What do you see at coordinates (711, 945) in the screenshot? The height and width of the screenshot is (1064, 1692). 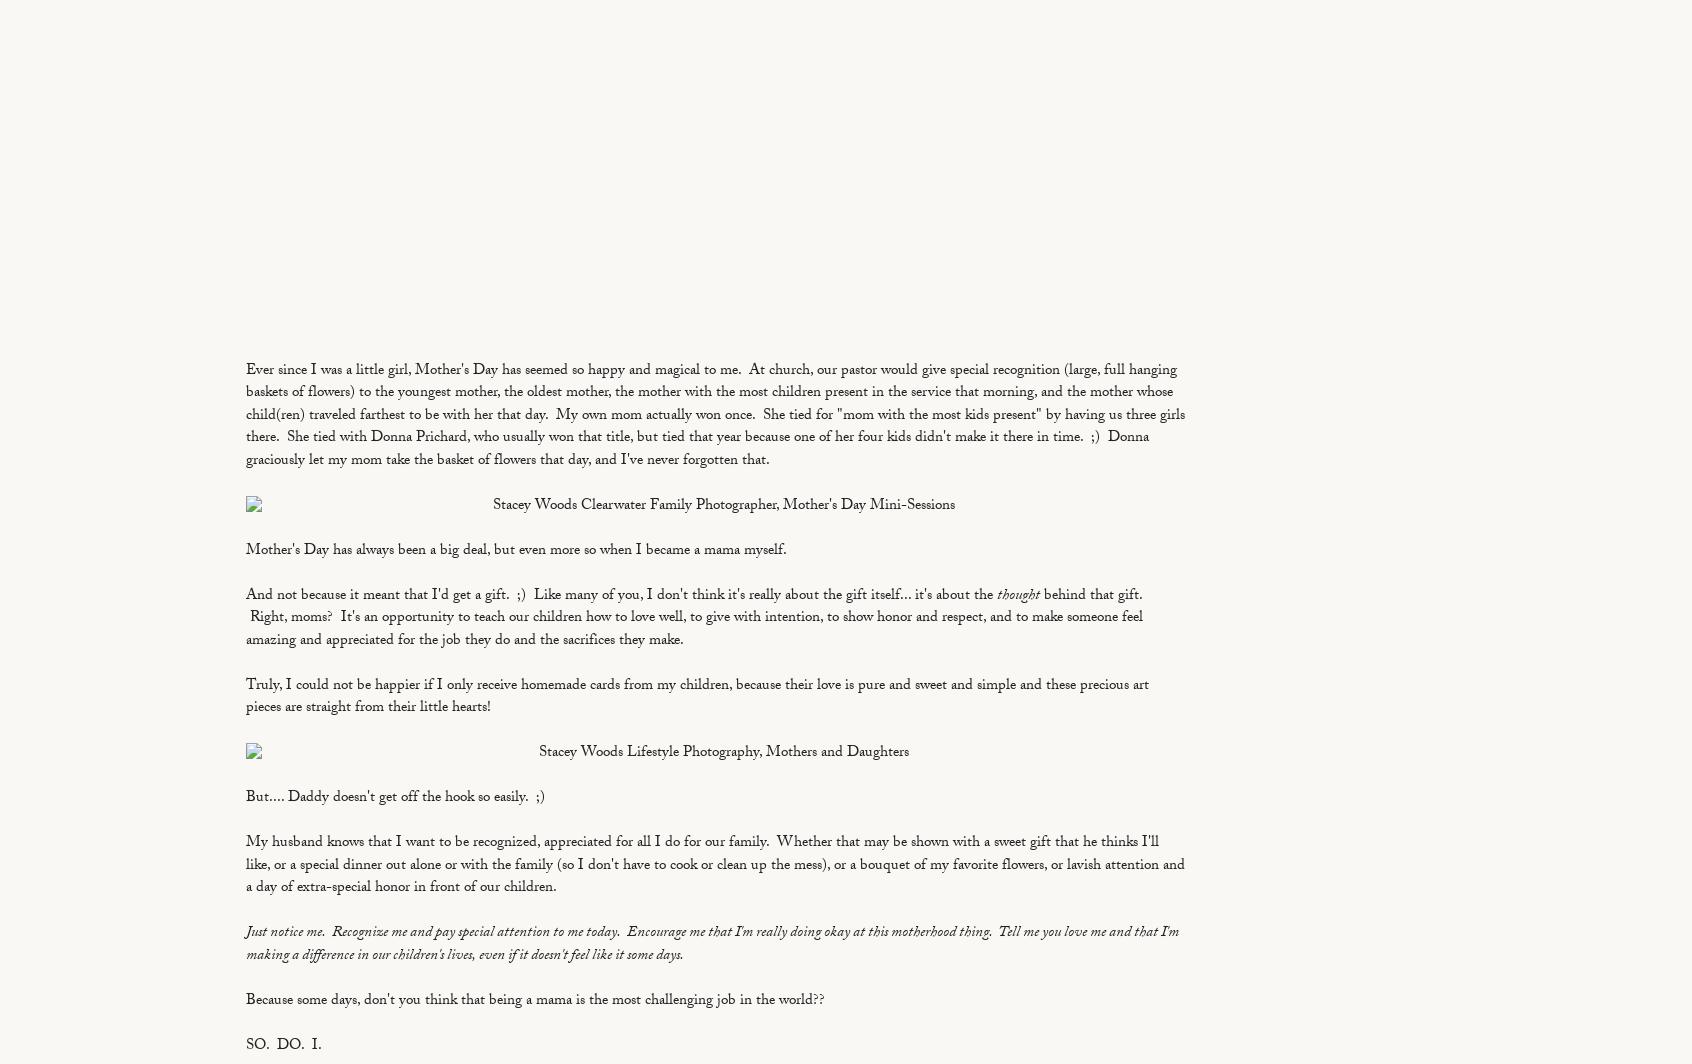 I see `'Just notice me.  Recognize me and pay special attention to me today.  Encourage me that I'm really doing okay at this motherhood thing.  Tell me you love me and that I'm making a difference in our children's lives, even if it doesn't feel like it some days.'` at bounding box center [711, 945].